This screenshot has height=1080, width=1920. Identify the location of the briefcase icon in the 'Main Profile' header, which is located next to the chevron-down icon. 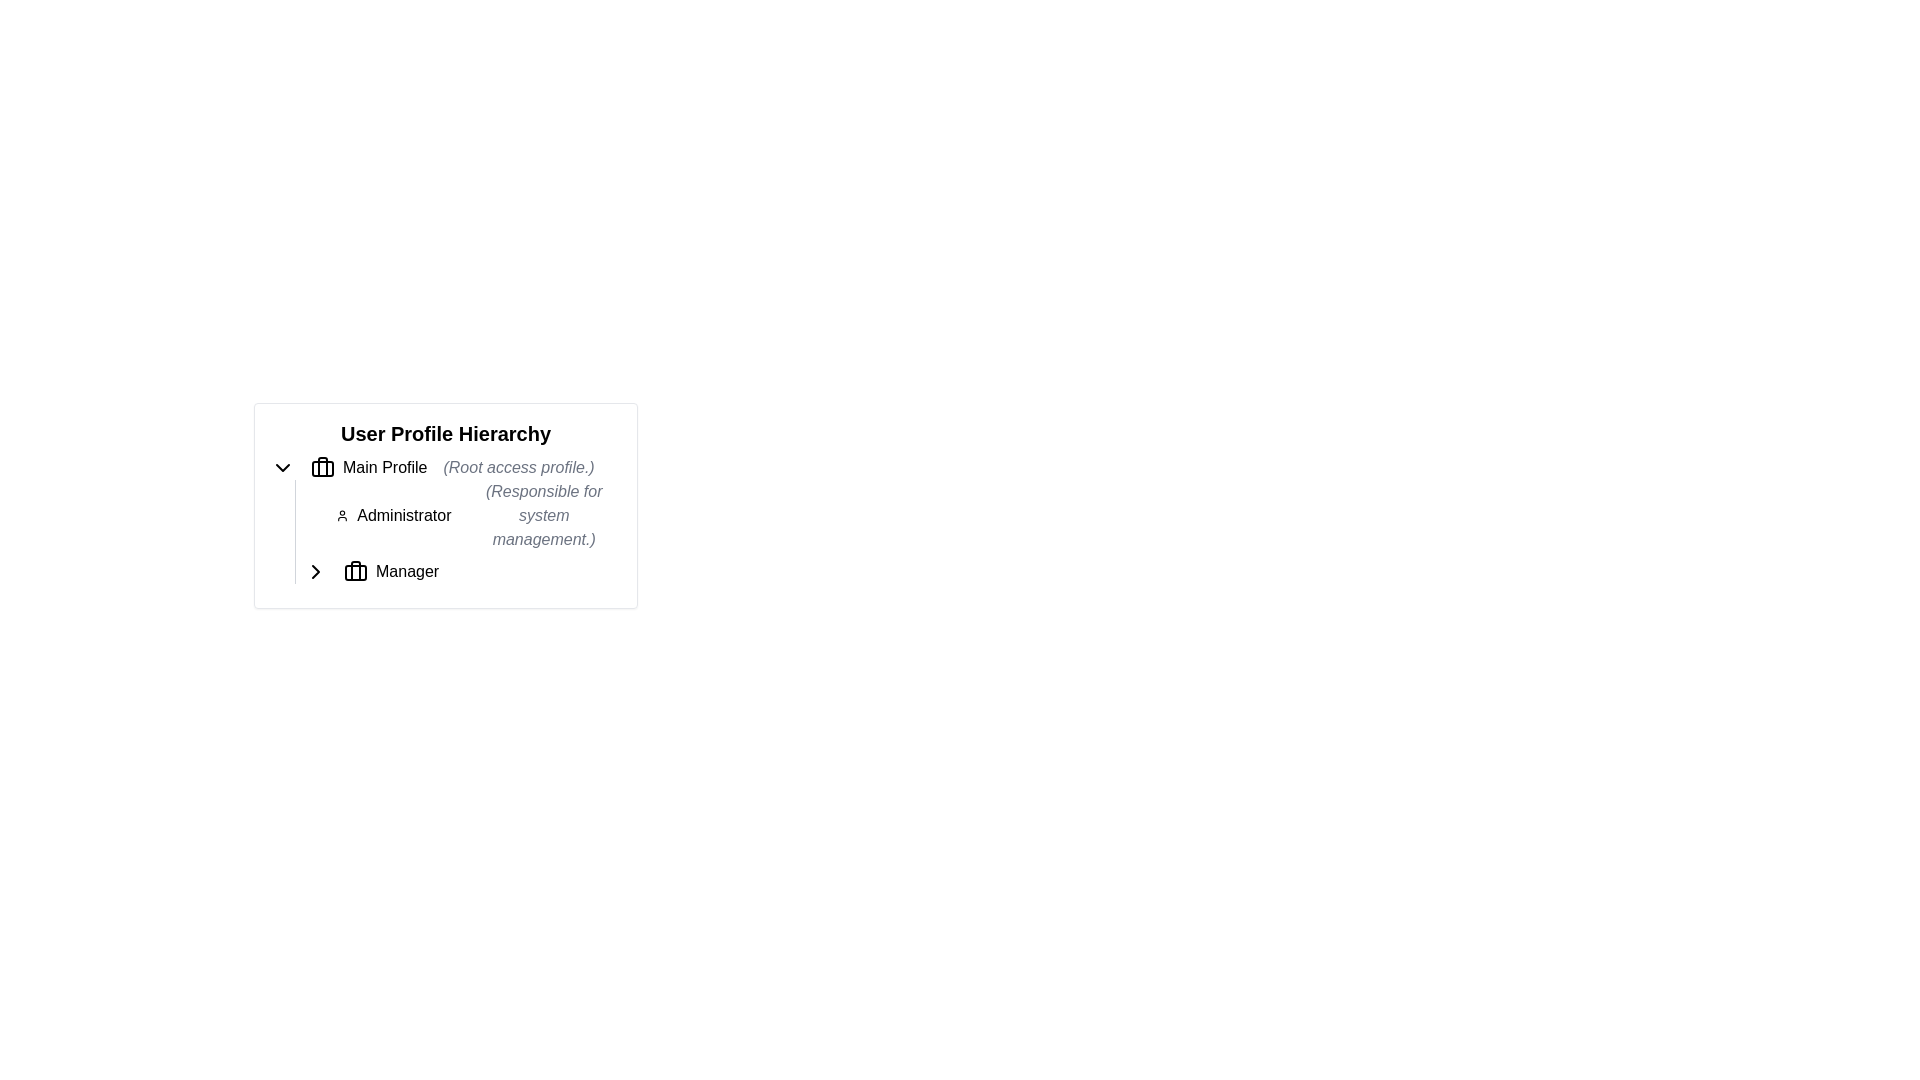
(322, 467).